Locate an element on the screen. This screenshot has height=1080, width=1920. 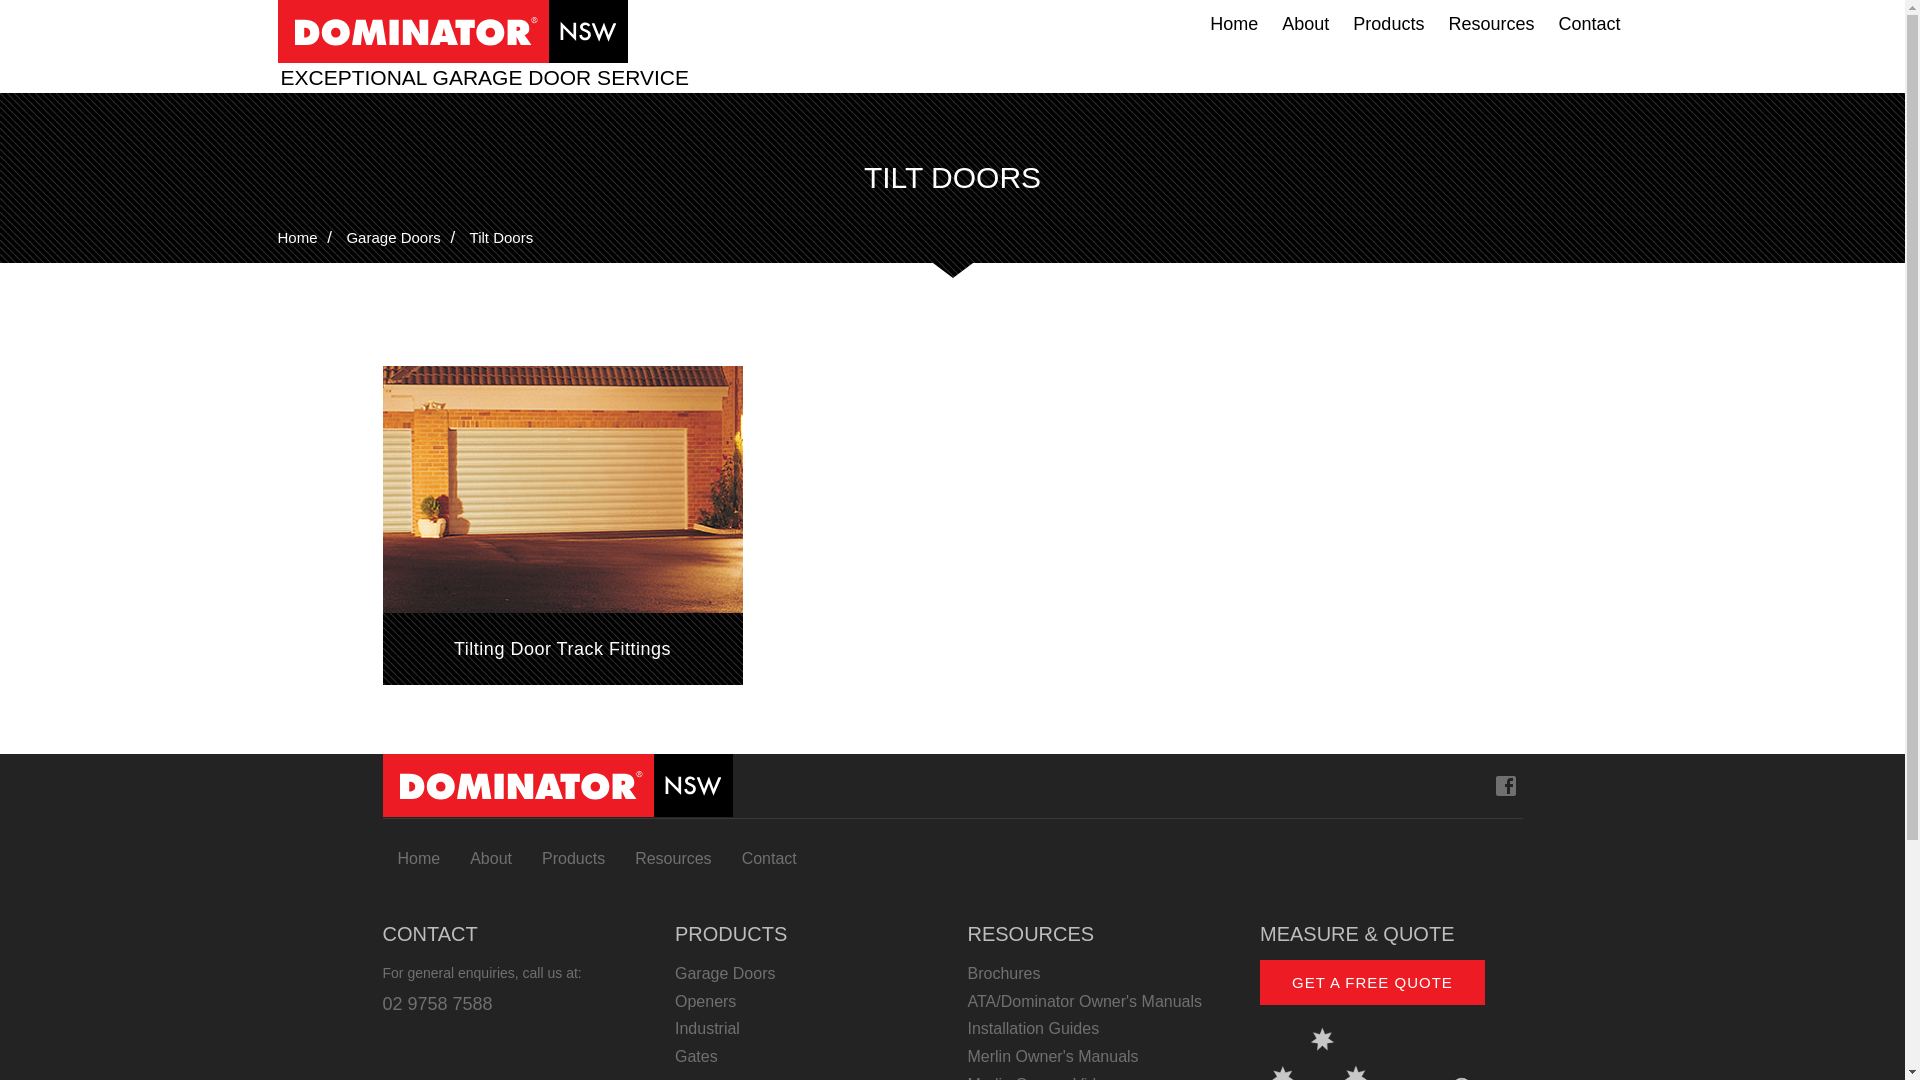
'Resources' is located at coordinates (1434, 23).